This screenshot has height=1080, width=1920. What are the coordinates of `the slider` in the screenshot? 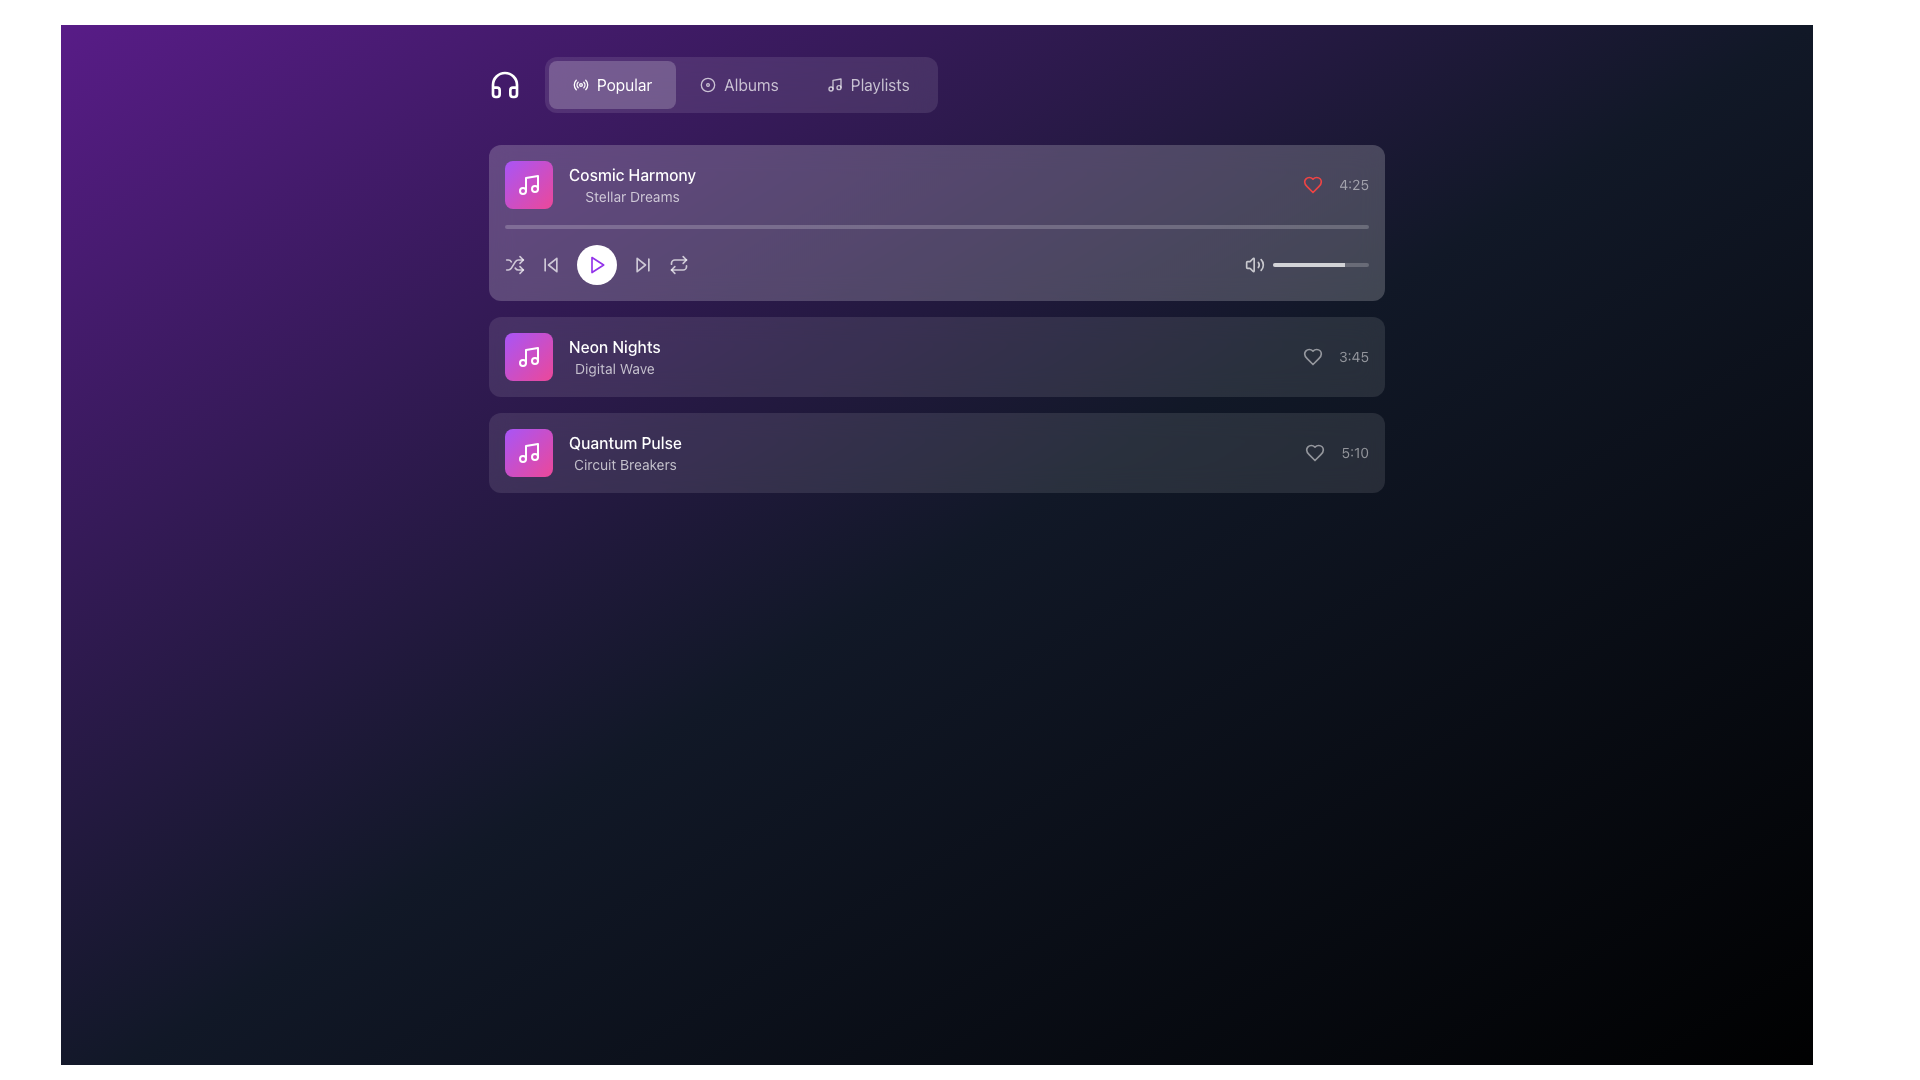 It's located at (1296, 264).